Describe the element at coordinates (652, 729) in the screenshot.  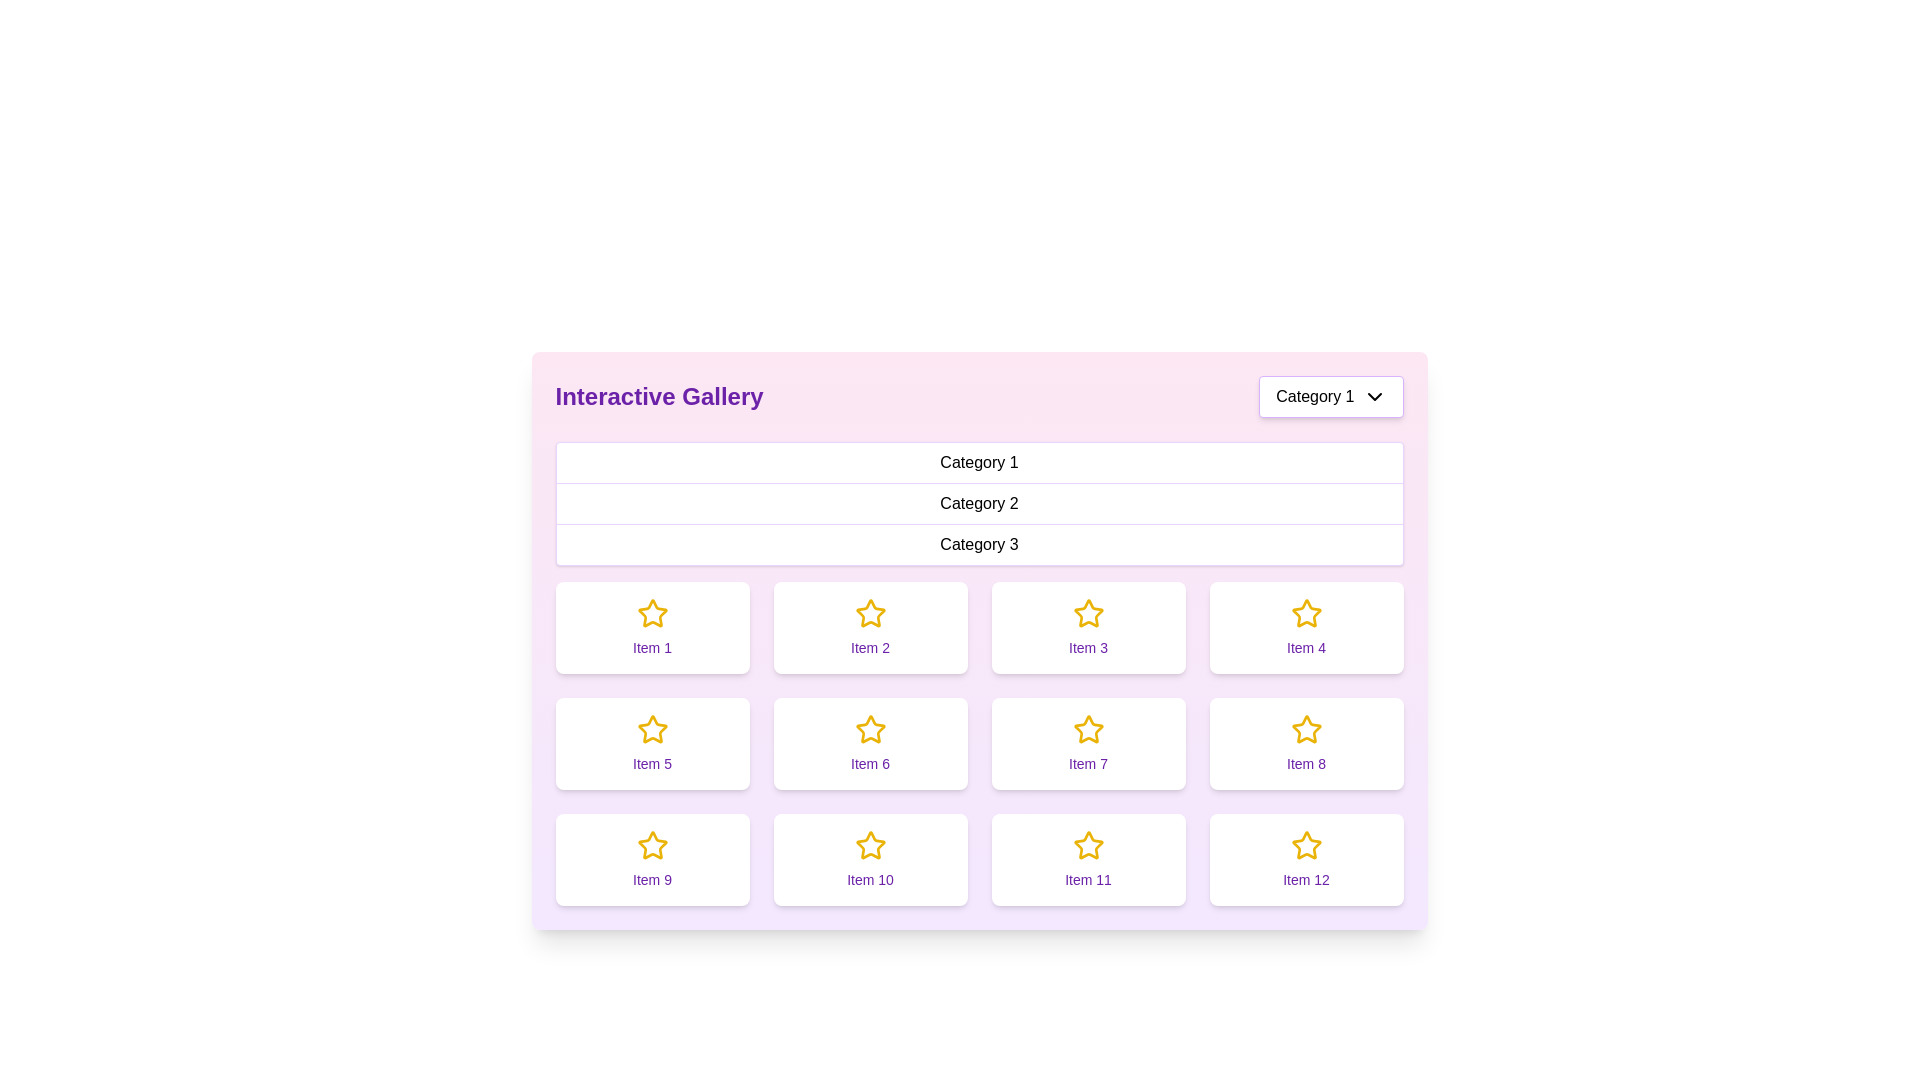
I see `the yellow outlined star icon, which is part of the card labeled 'Item 5' in the grid layout` at that location.